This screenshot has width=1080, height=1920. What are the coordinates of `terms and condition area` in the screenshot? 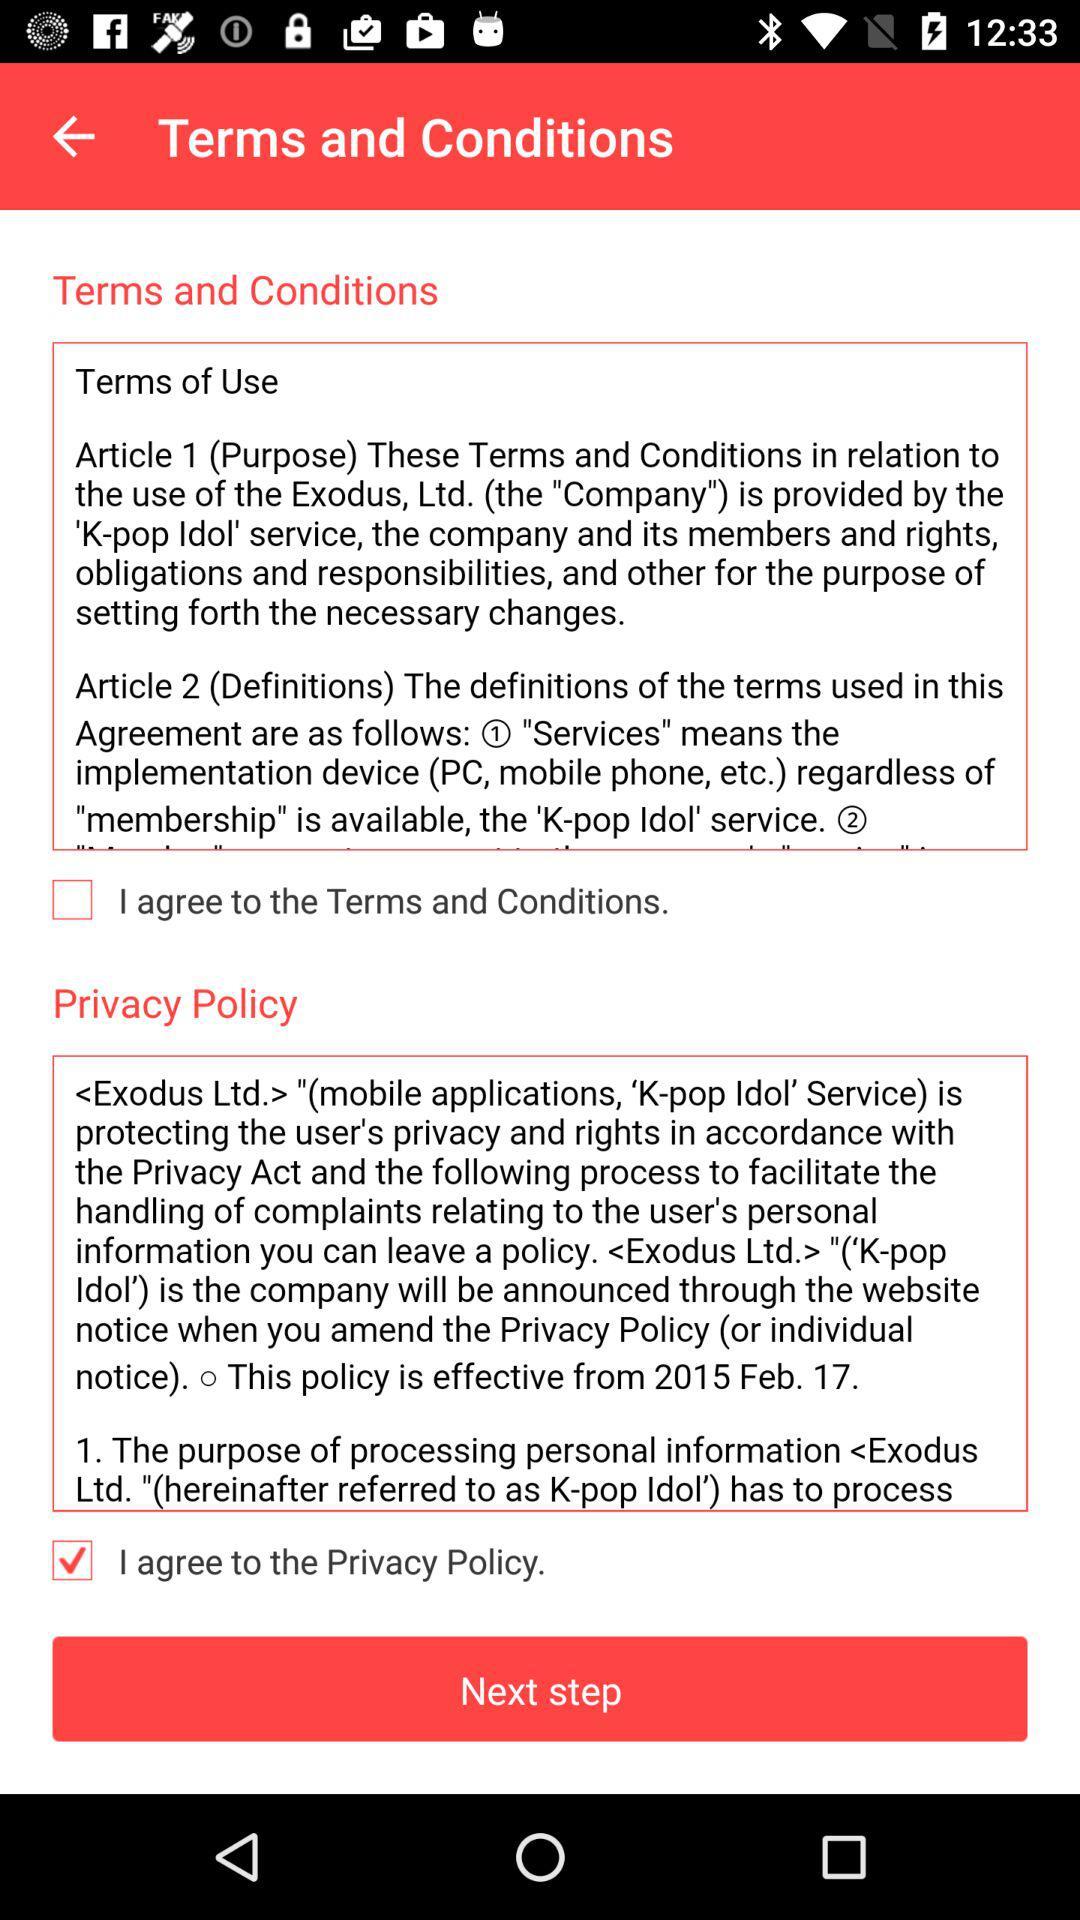 It's located at (540, 595).